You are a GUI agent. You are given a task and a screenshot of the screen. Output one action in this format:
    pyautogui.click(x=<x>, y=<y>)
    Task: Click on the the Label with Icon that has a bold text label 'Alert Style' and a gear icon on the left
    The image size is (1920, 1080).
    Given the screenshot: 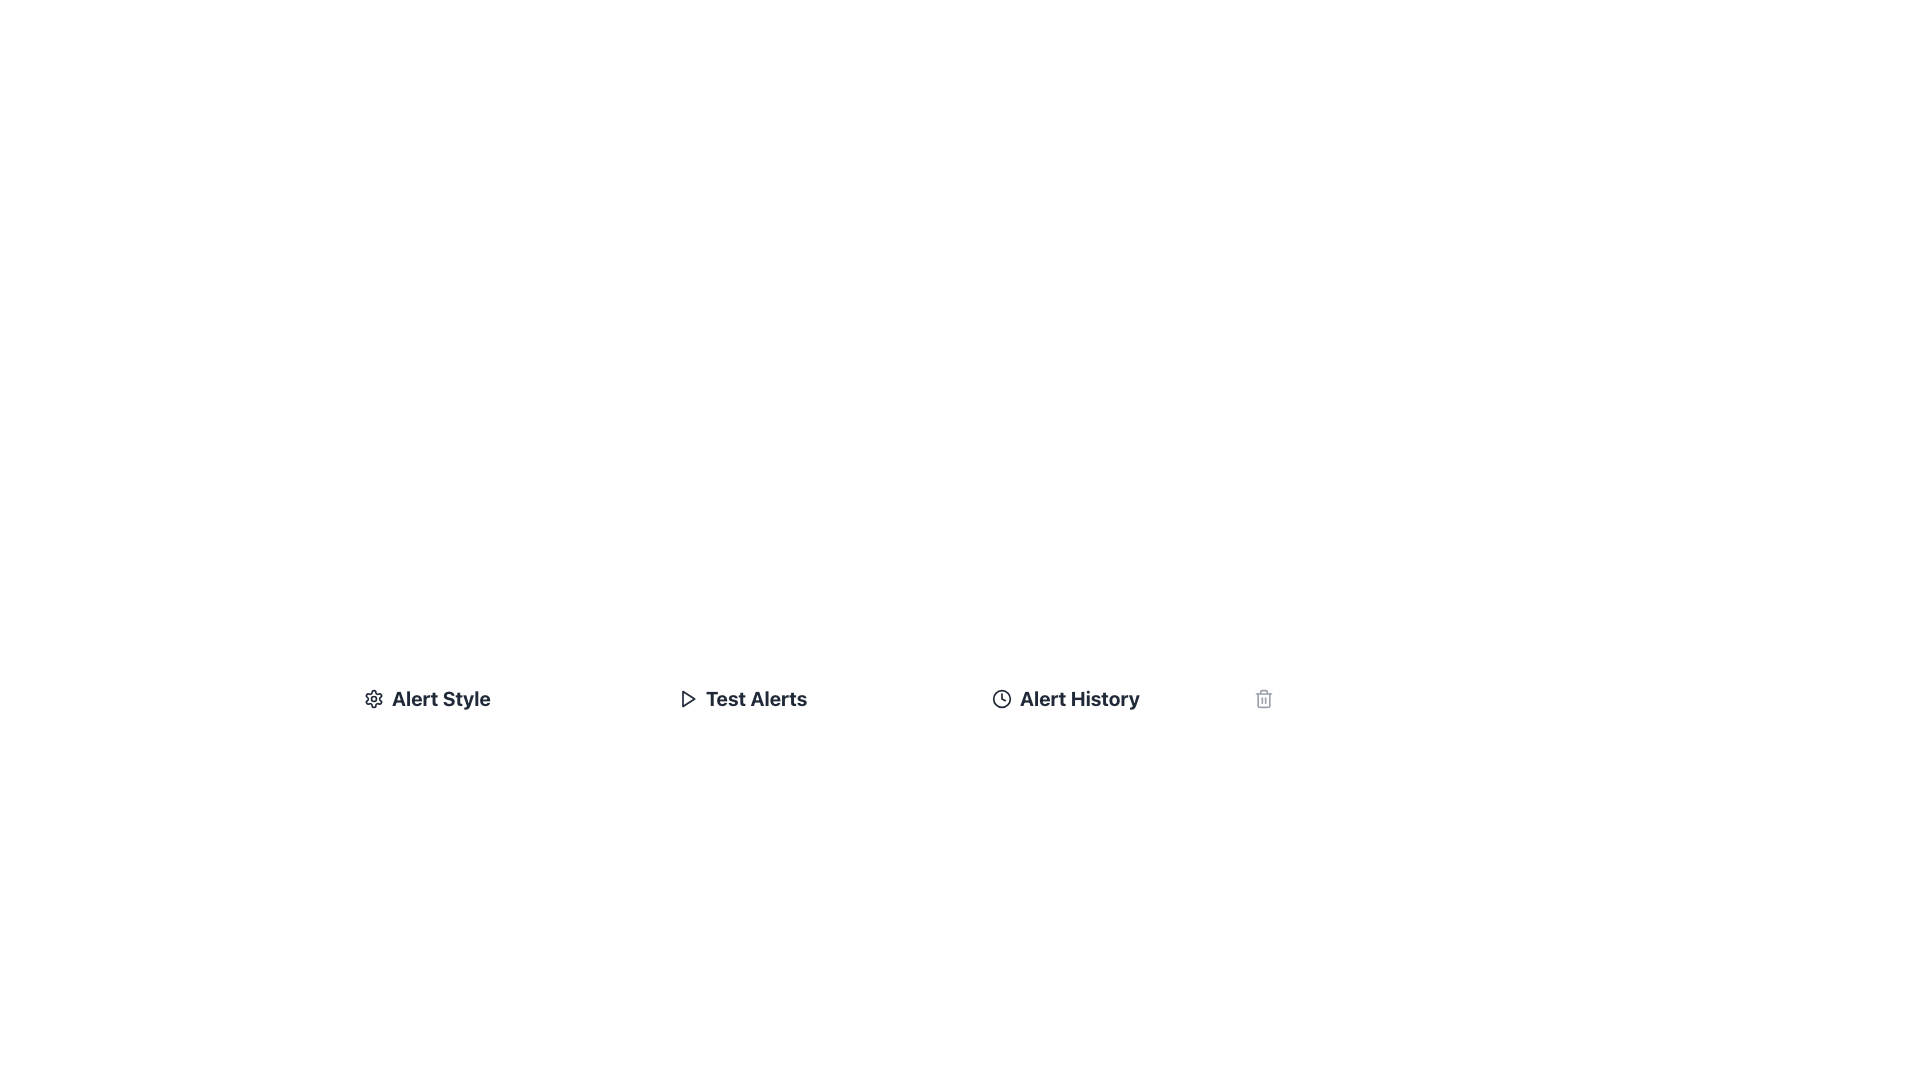 What is the action you would take?
    pyautogui.click(x=504, y=697)
    